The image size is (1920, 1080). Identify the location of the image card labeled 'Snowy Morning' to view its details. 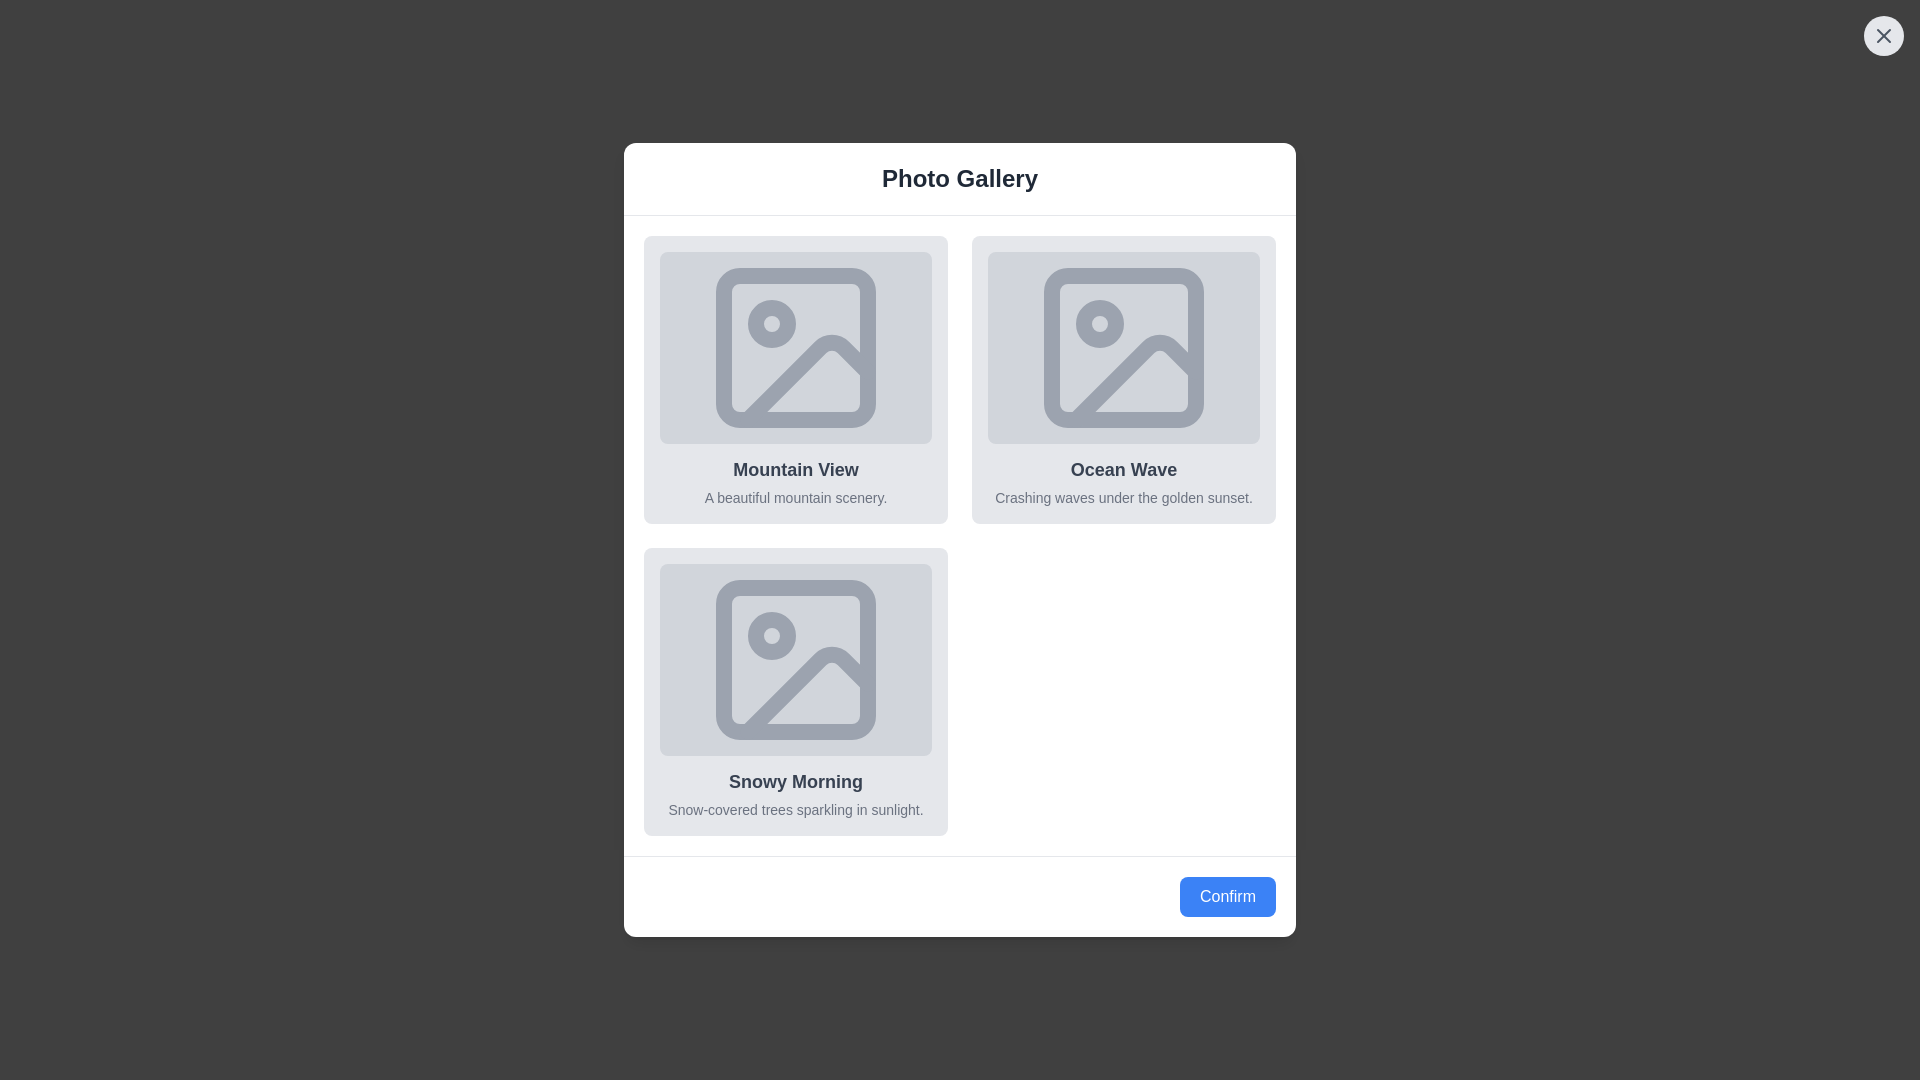
(795, 690).